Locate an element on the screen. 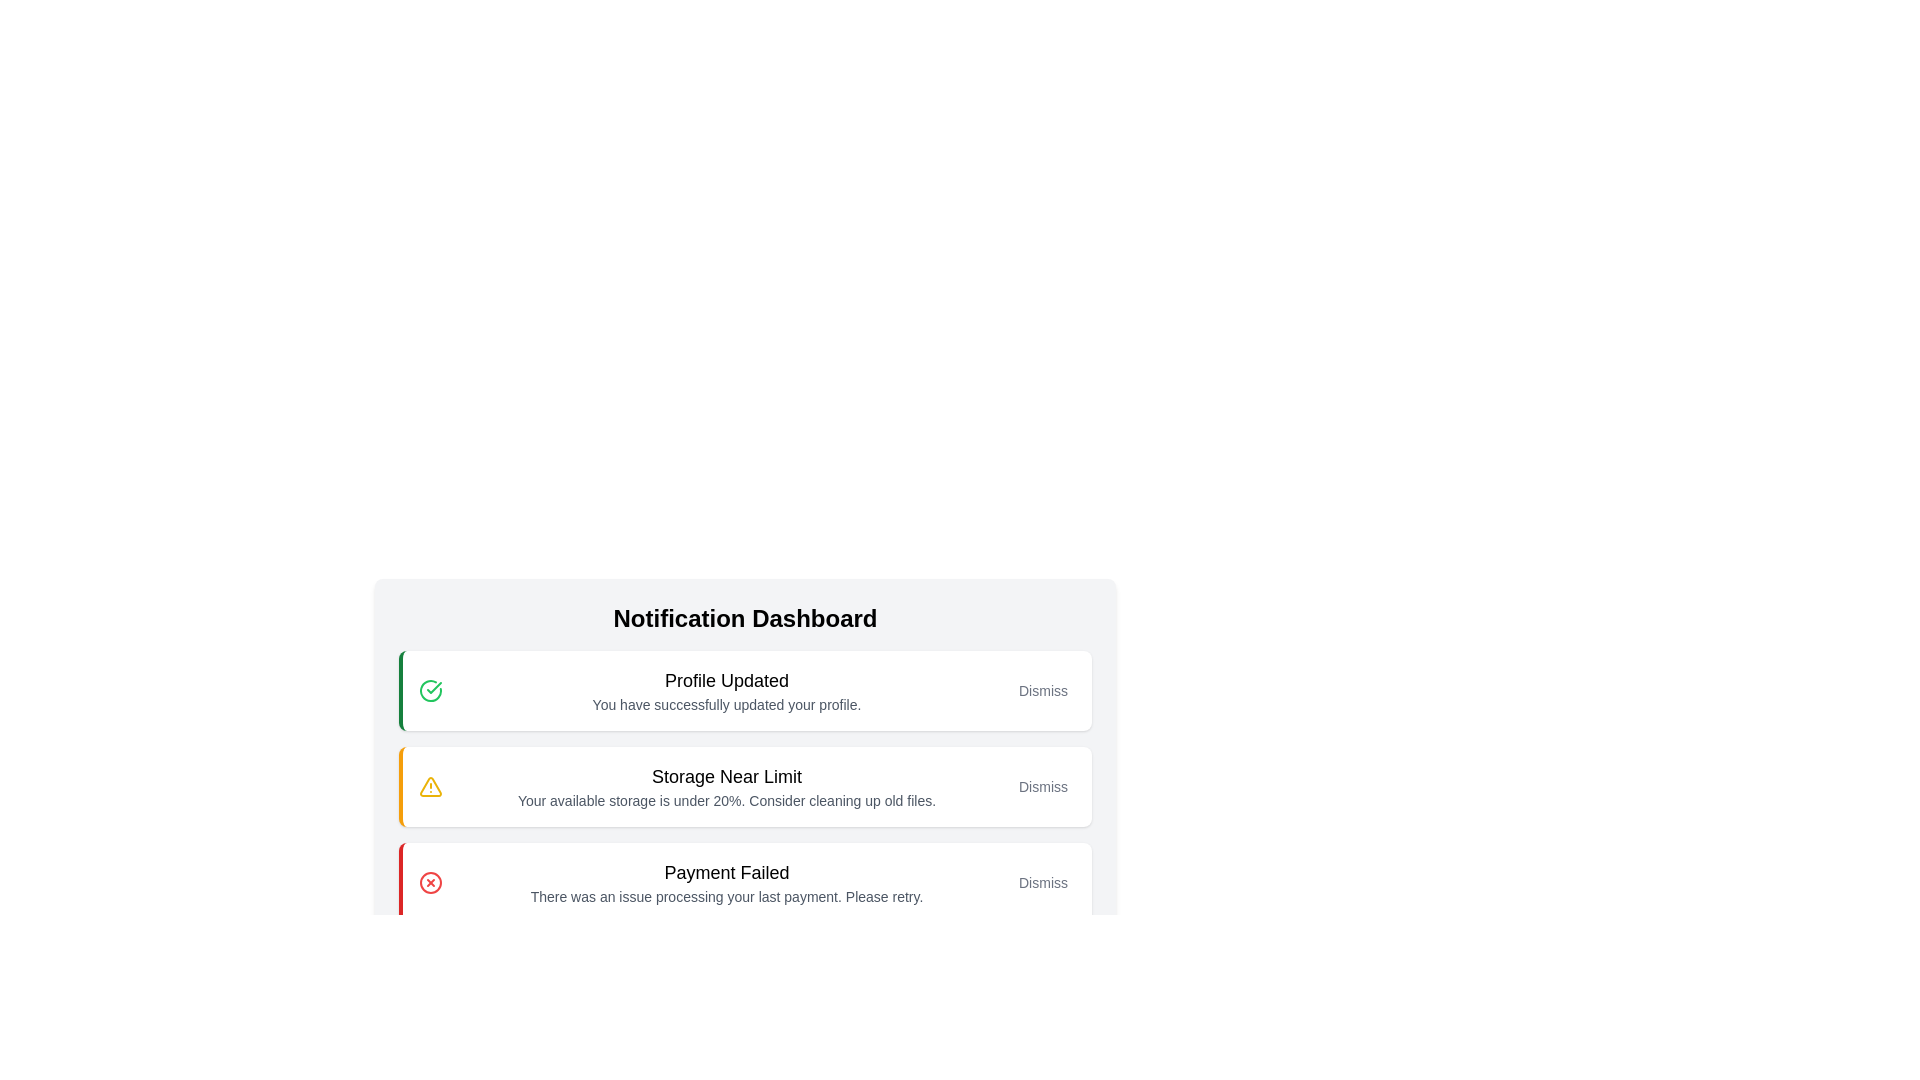  the second notification card in the Notification Dashboard that warns about low storage space is located at coordinates (744, 735).